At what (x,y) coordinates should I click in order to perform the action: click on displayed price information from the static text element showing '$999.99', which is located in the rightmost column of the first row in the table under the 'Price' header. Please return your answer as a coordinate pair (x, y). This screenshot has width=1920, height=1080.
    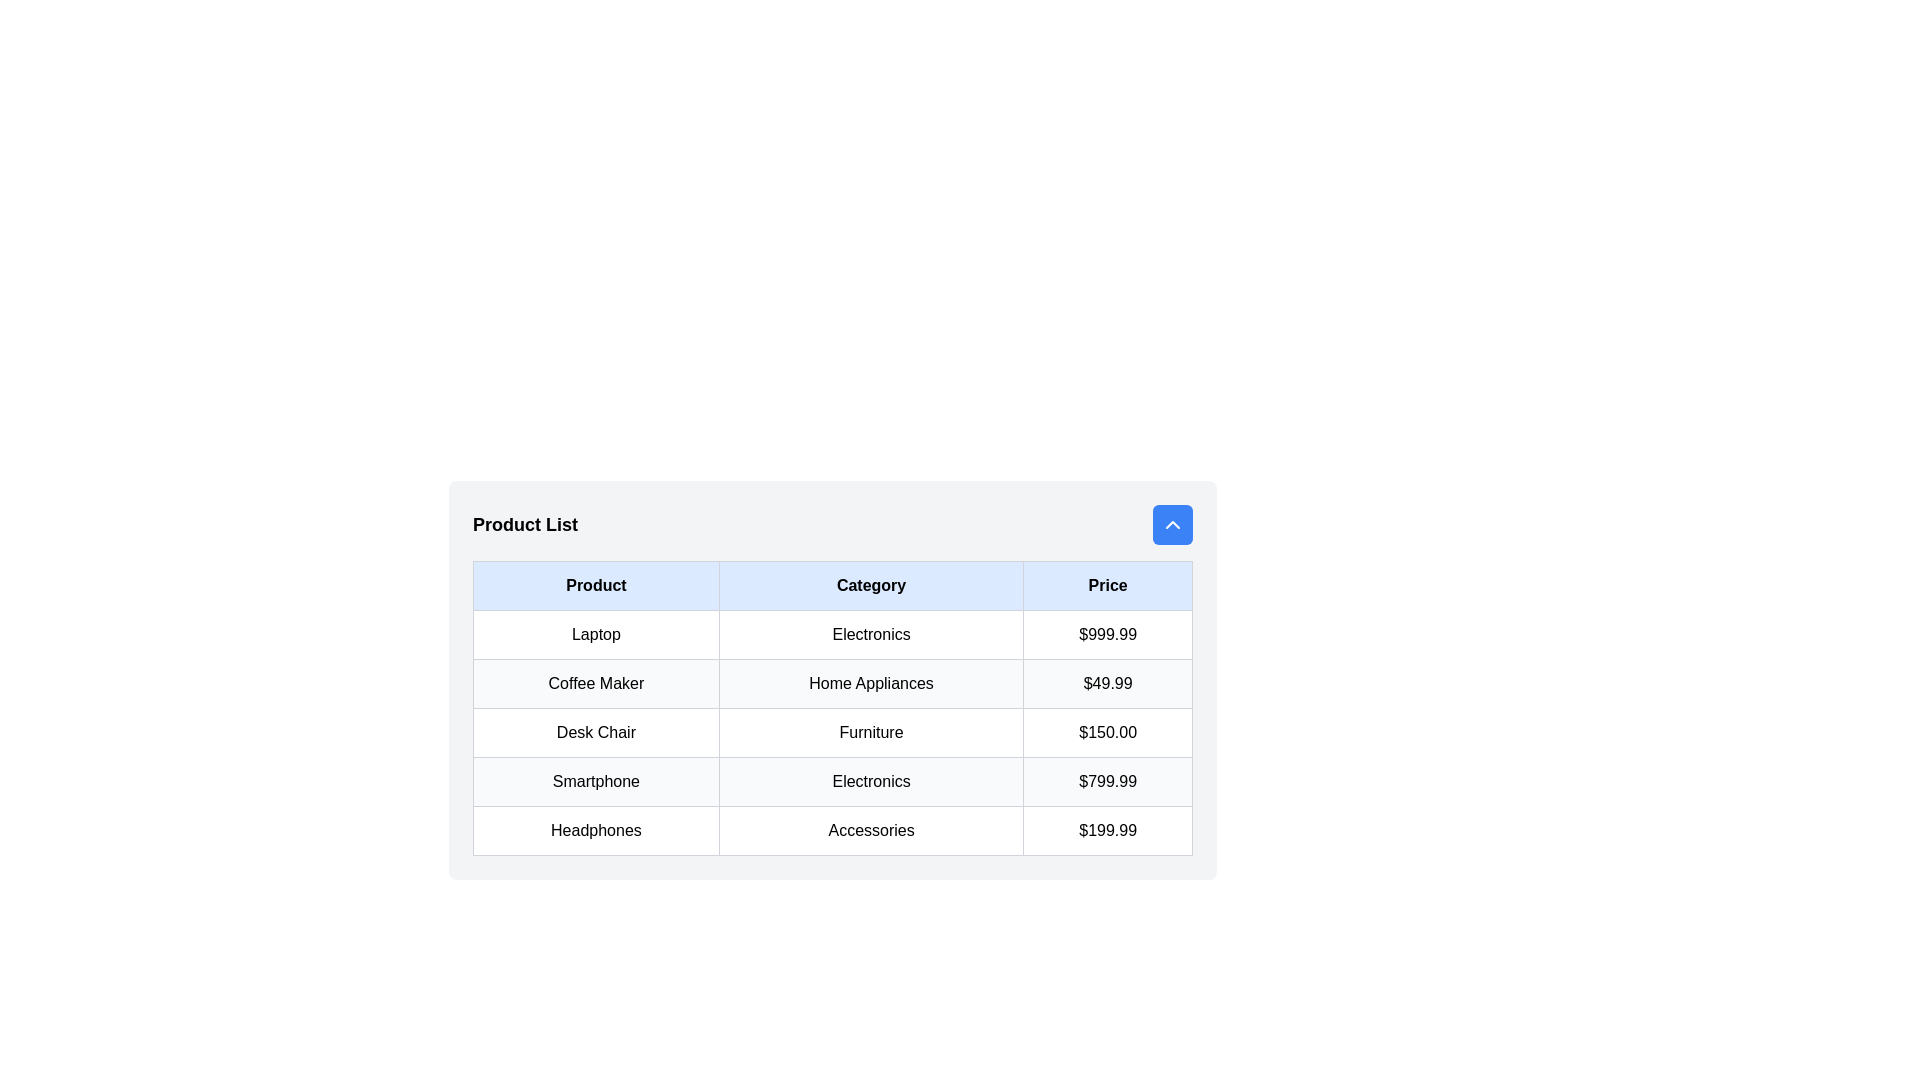
    Looking at the image, I should click on (1107, 635).